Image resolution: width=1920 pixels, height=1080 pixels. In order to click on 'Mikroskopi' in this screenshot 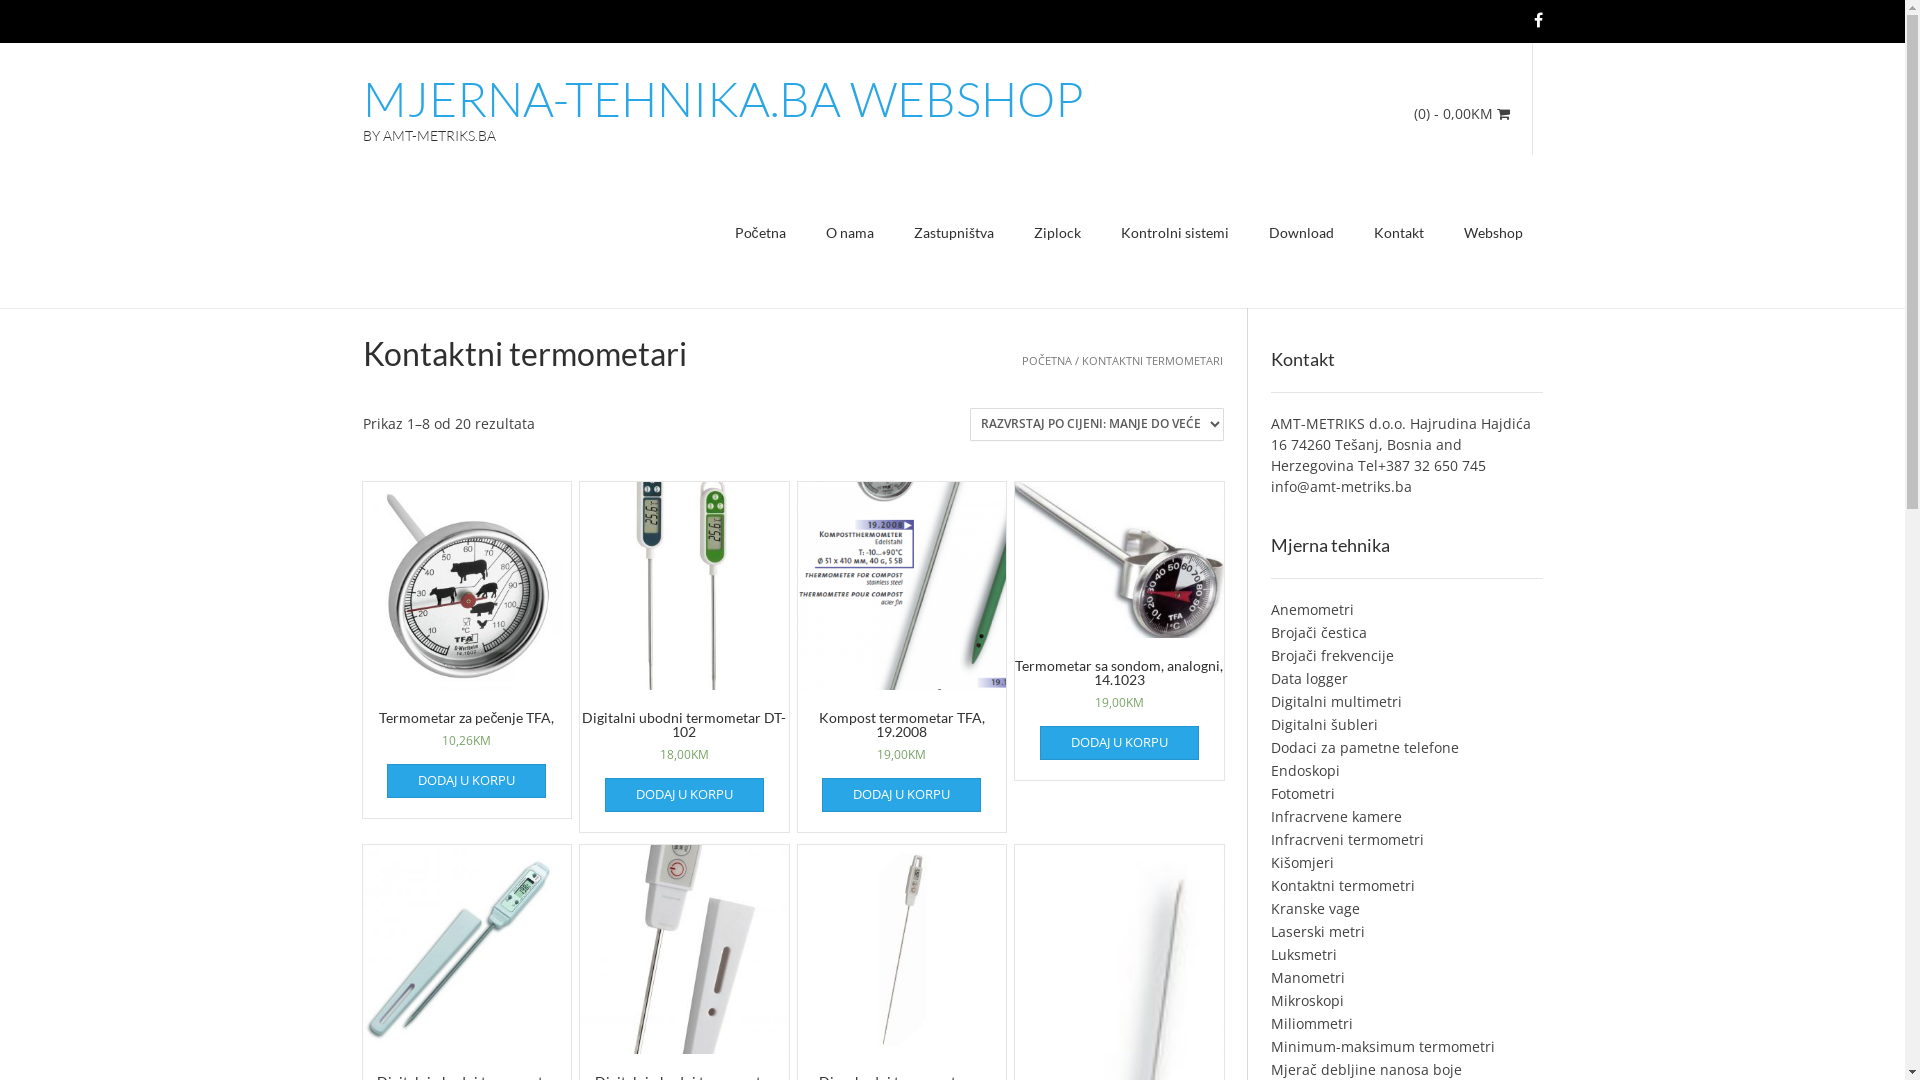, I will do `click(1307, 1000)`.